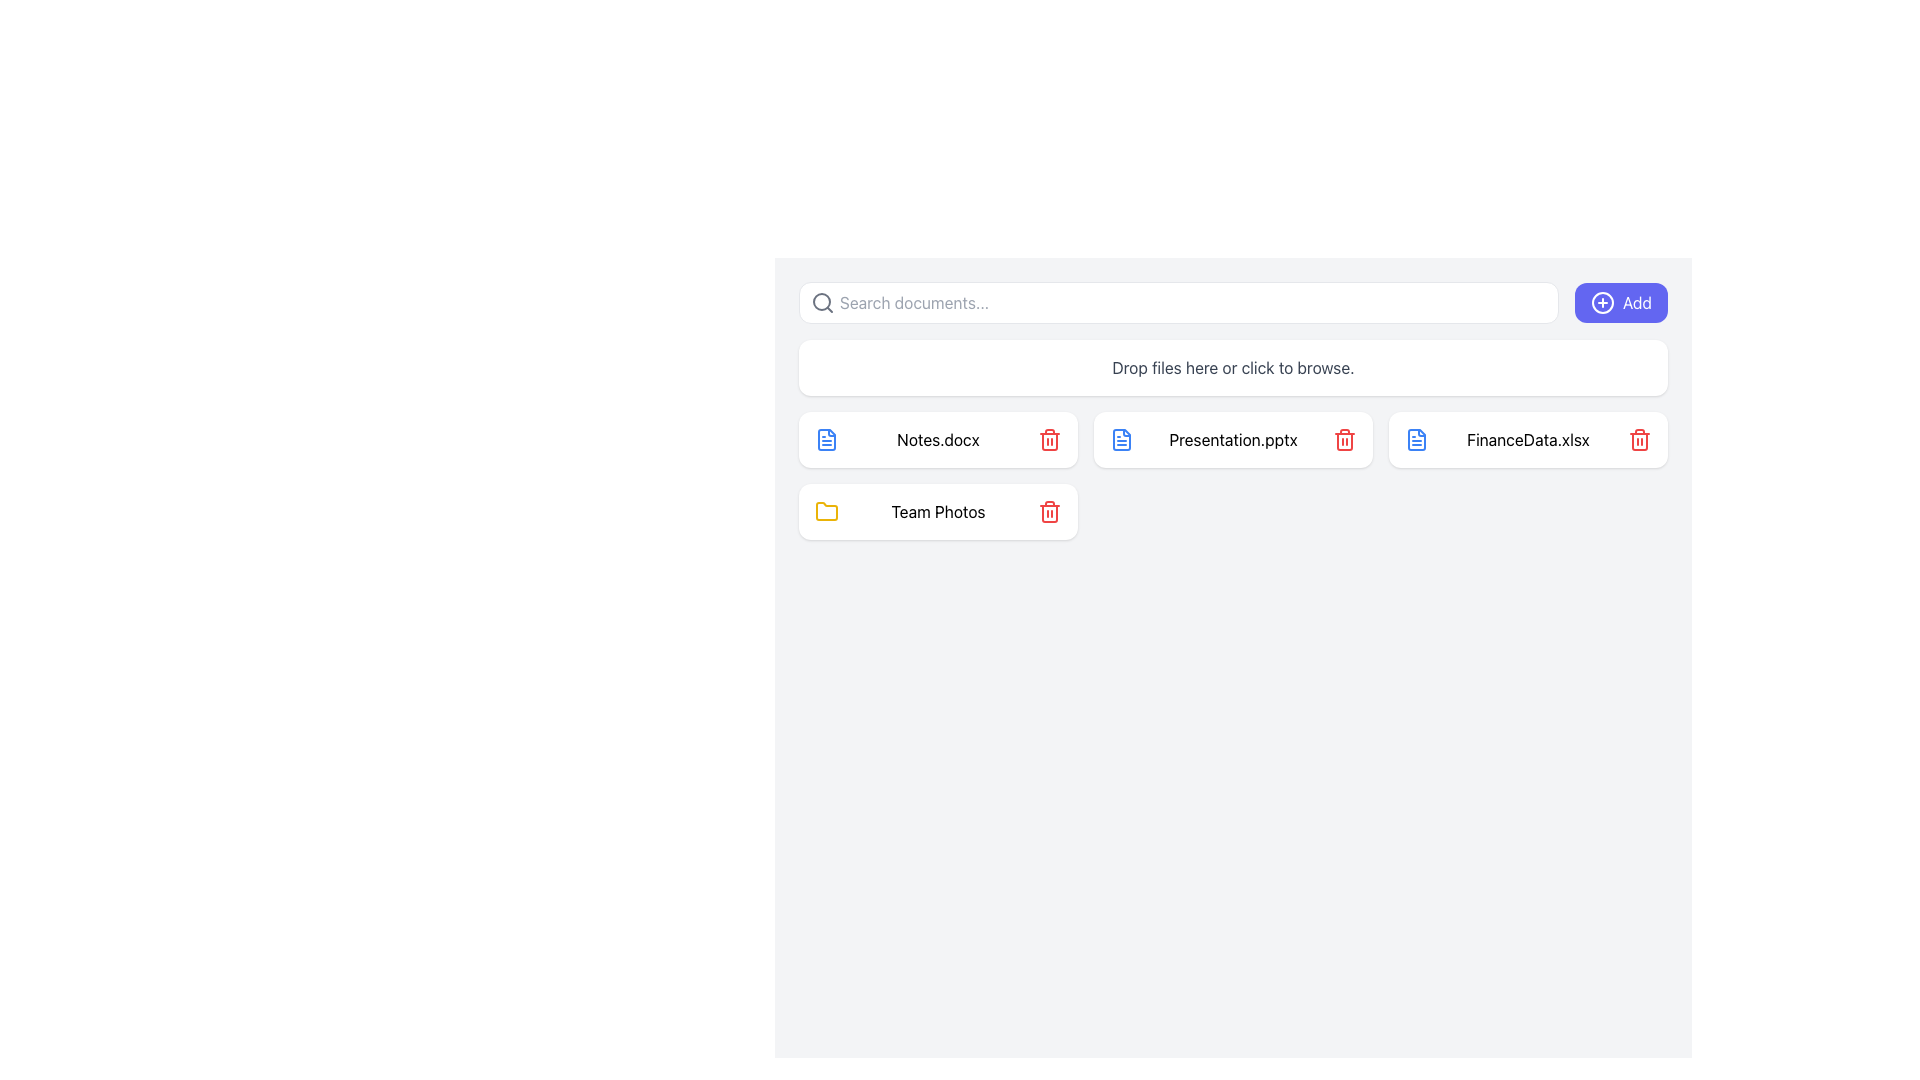  I want to click on the 'delete' button for the 'Team Photos' item, so click(1049, 511).